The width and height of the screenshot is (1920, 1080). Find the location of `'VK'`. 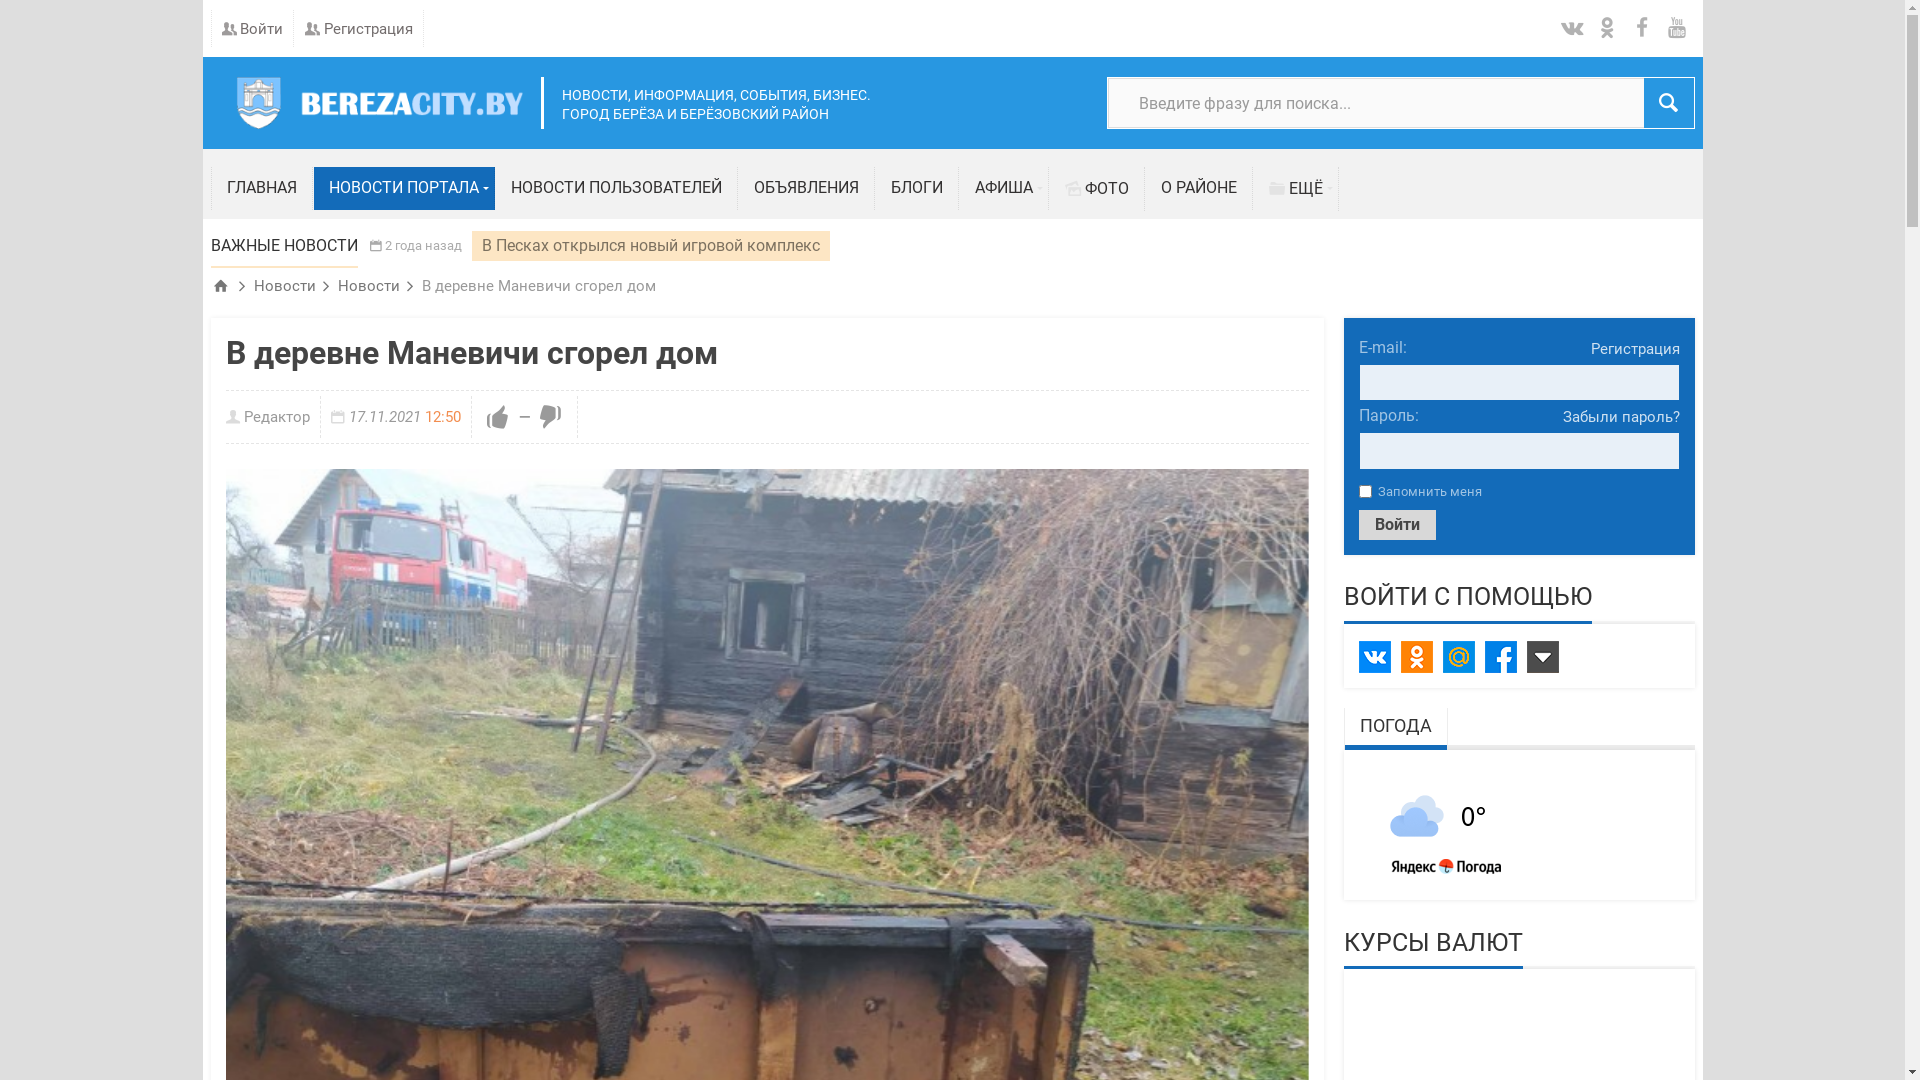

'VK' is located at coordinates (1372, 656).